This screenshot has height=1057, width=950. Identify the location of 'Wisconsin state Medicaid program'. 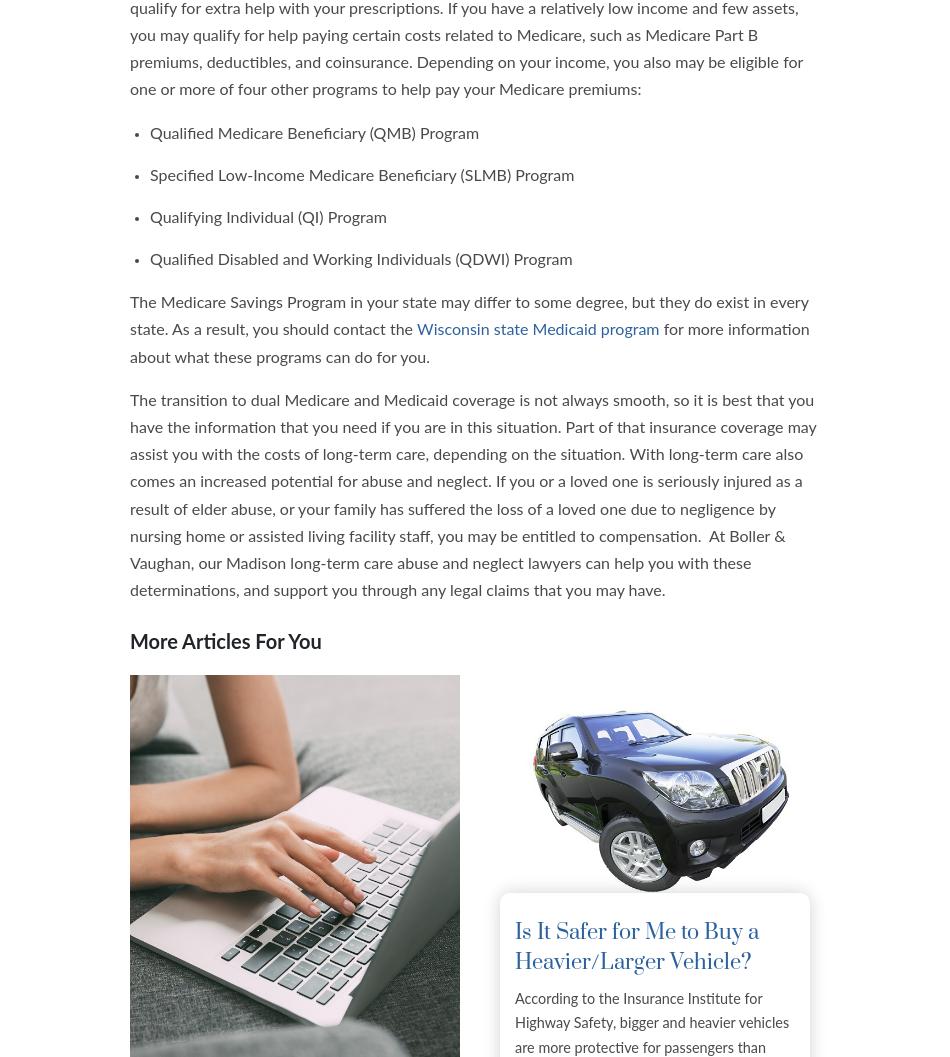
(537, 329).